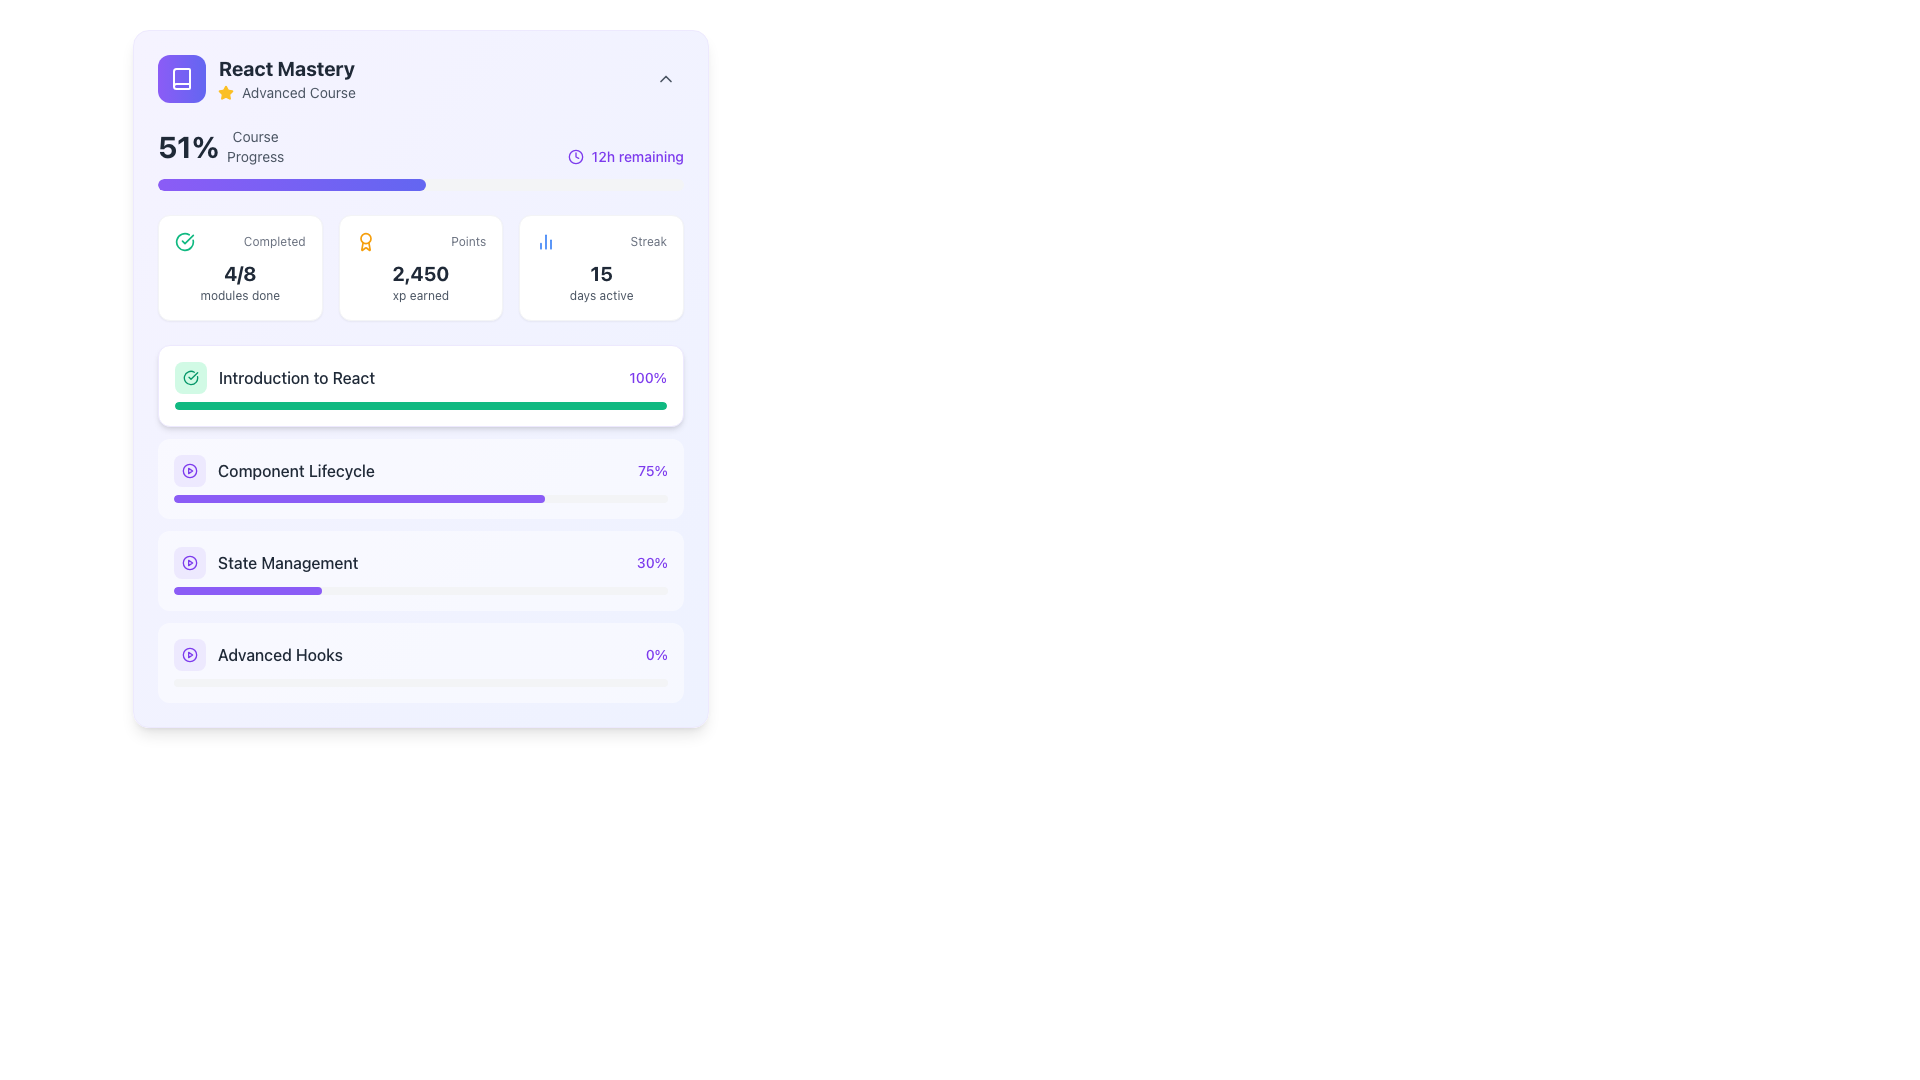 This screenshot has width=1920, height=1080. Describe the element at coordinates (420, 681) in the screenshot. I see `the Progress bar that visually represents the completion progress of the 'Advanced Hooks' module, located at the bottom of the 'Advanced Hooks' section in the 'React Mastery' course` at that location.